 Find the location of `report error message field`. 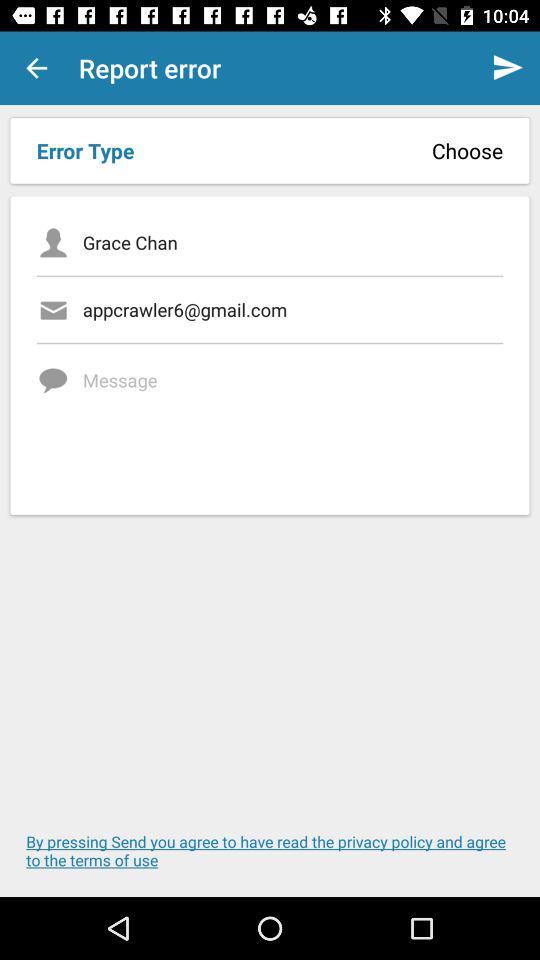

report error message field is located at coordinates (292, 422).